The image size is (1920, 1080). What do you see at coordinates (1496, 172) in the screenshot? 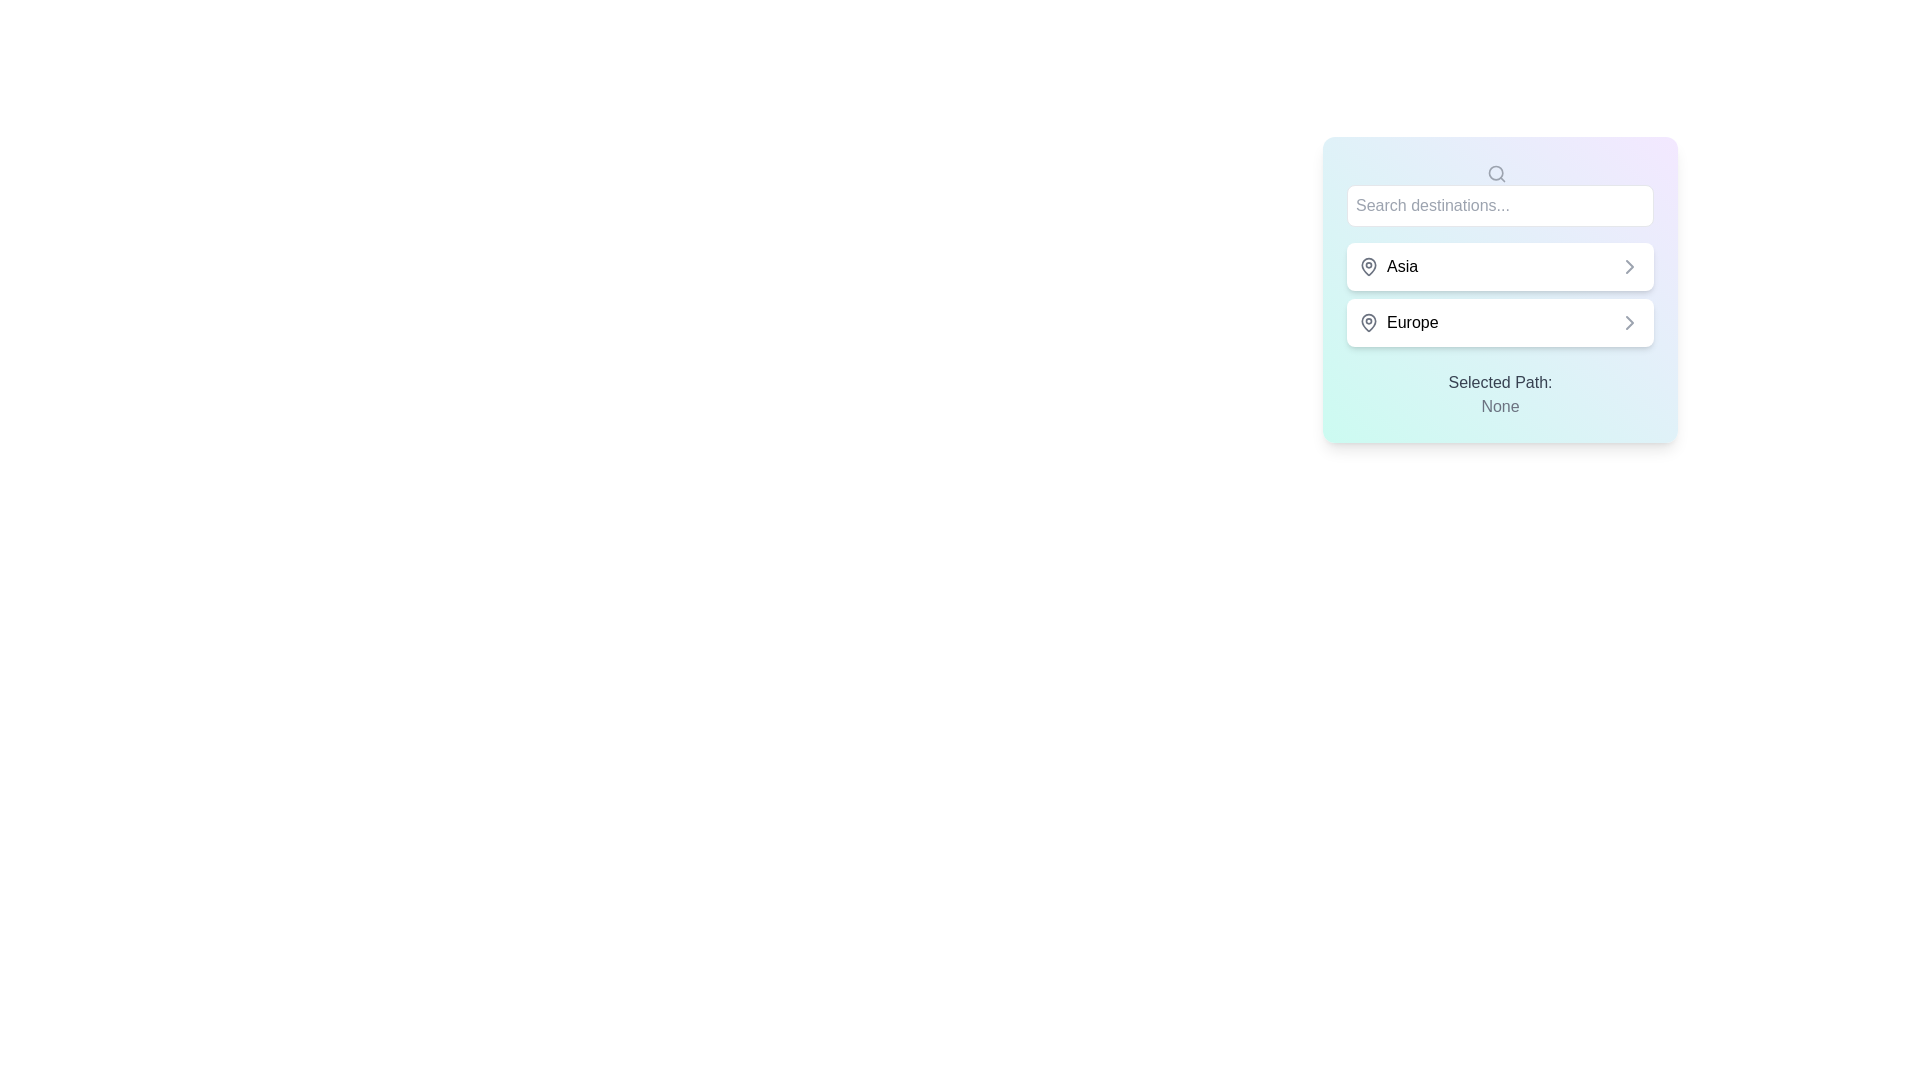
I see `the circular magnifying glass icon, which is outlined in gray and positioned above the search input field` at bounding box center [1496, 172].